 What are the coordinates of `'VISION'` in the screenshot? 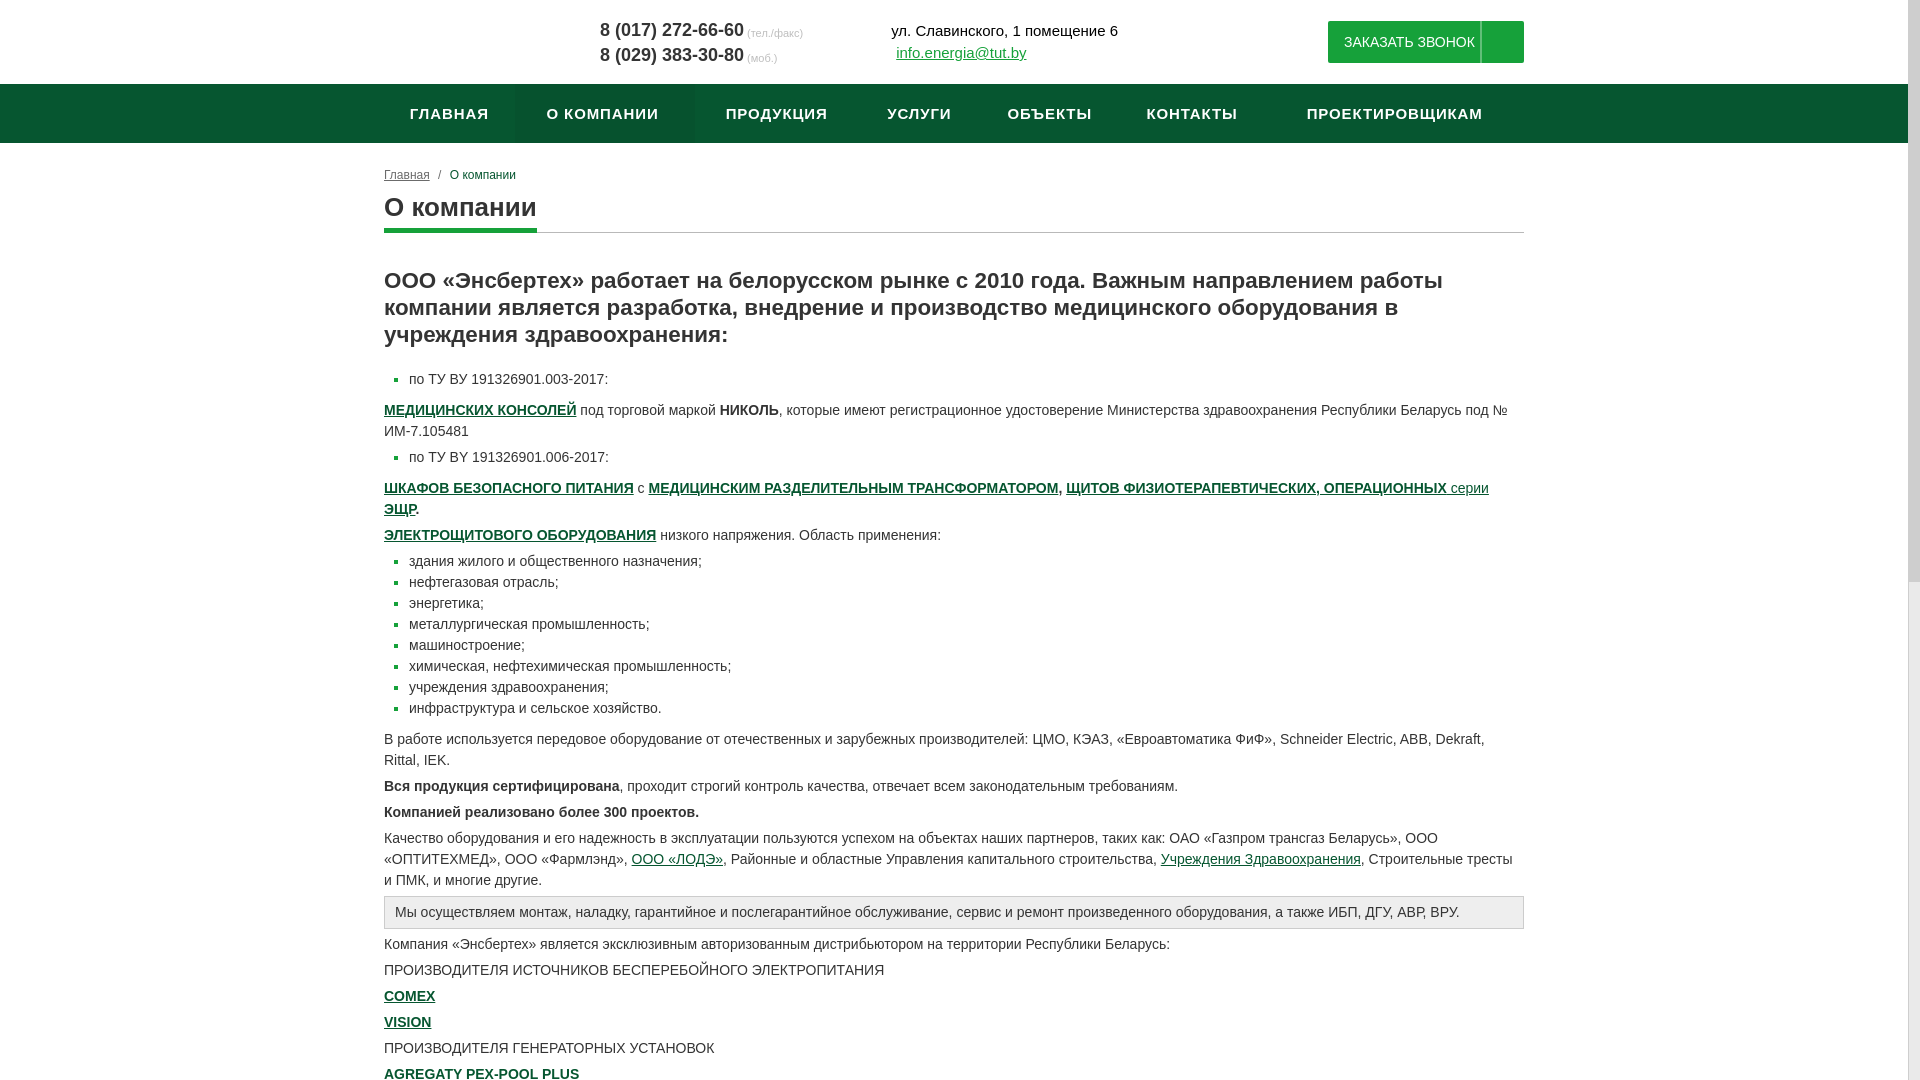 It's located at (406, 1022).